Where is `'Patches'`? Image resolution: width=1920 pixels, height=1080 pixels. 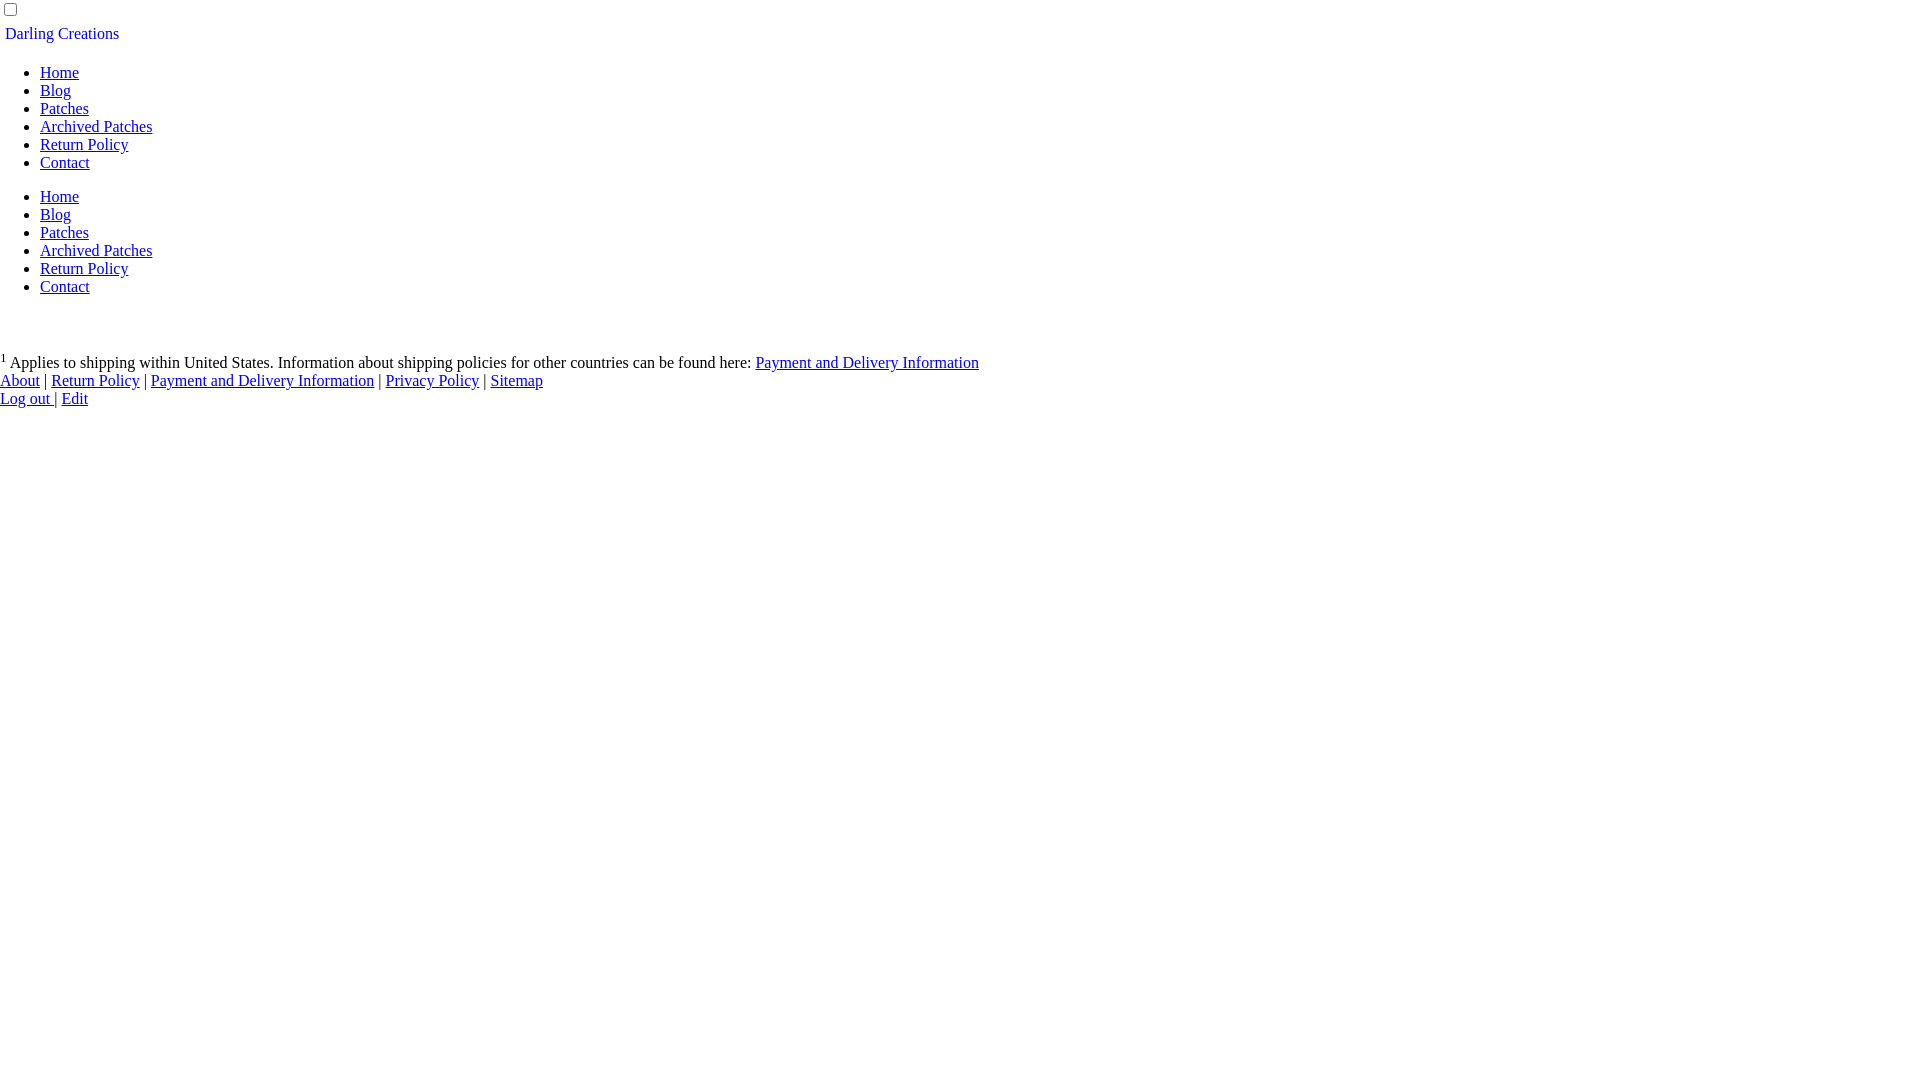
'Patches' is located at coordinates (64, 231).